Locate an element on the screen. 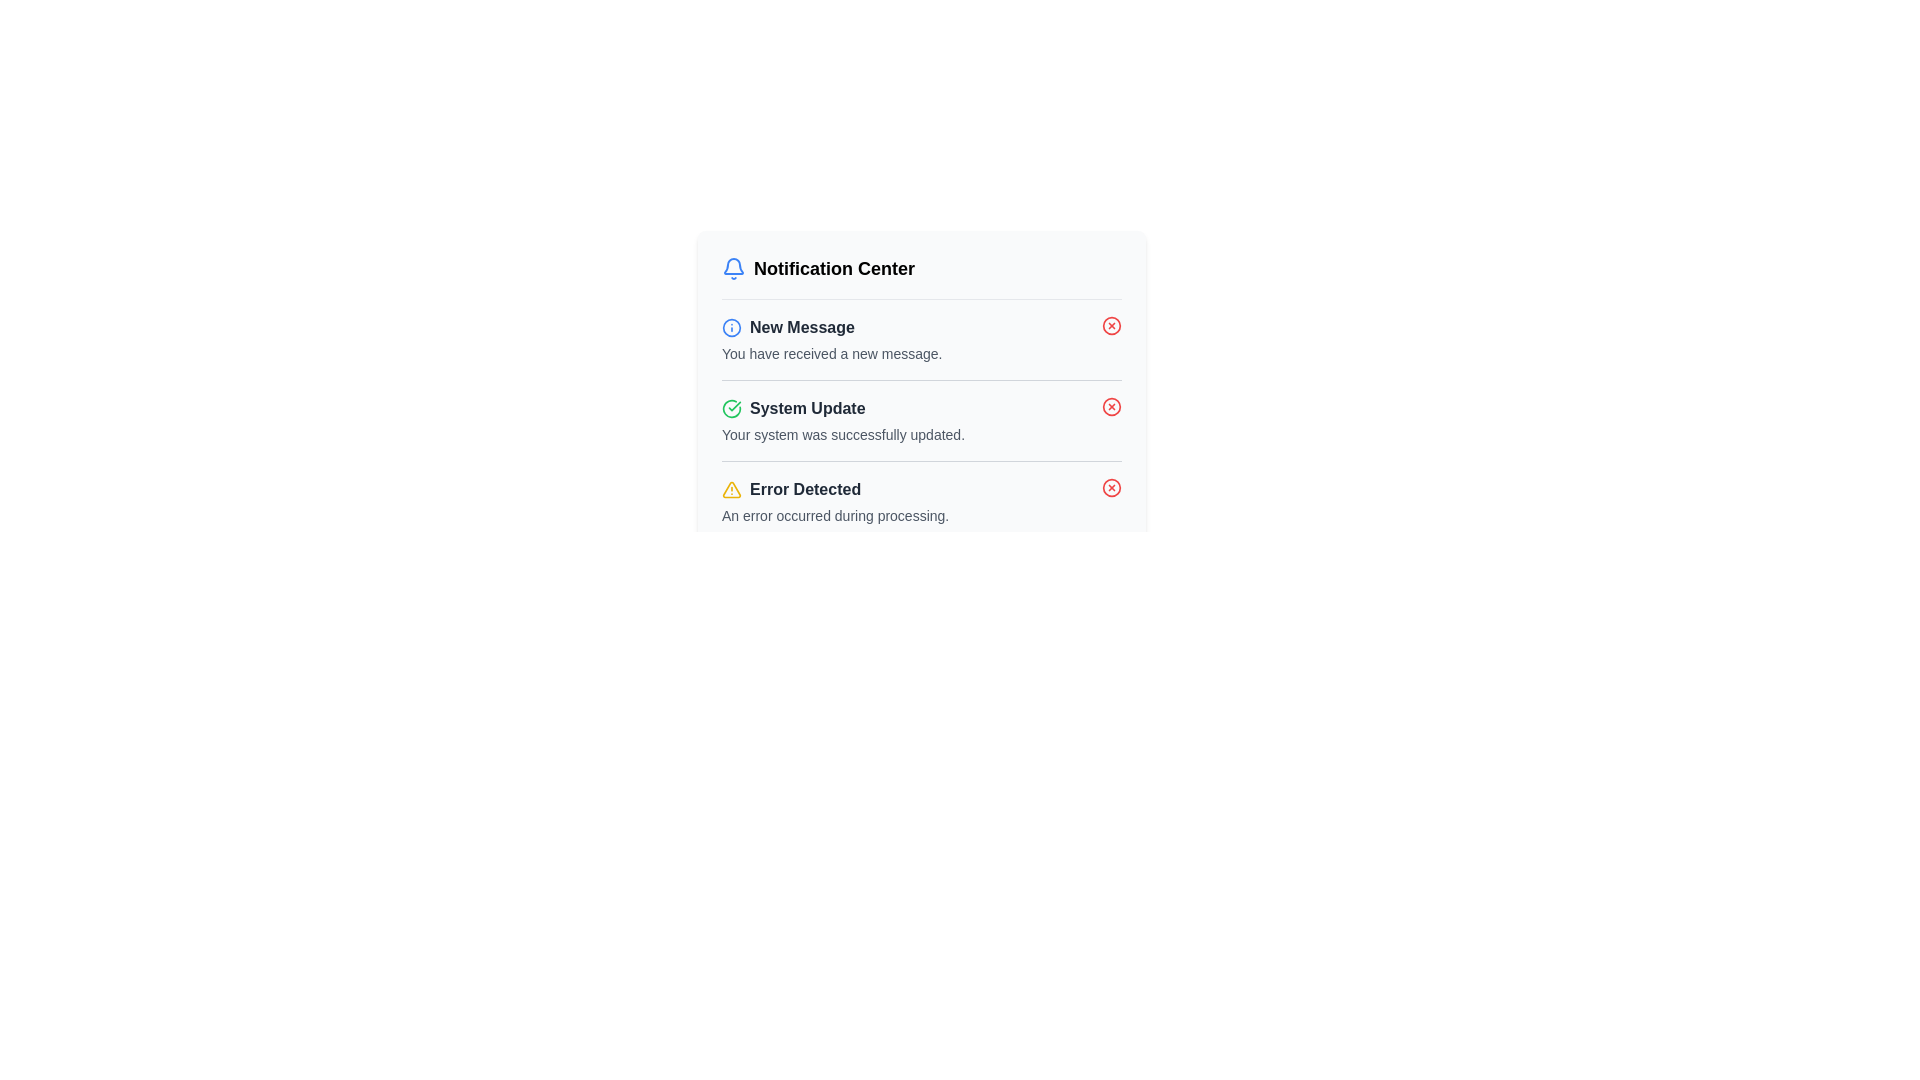  the Card Section that displays system update notifications, located centrally within the Notification Center, specifically the third section between 'New Message' and 'Error Detected' is located at coordinates (920, 398).